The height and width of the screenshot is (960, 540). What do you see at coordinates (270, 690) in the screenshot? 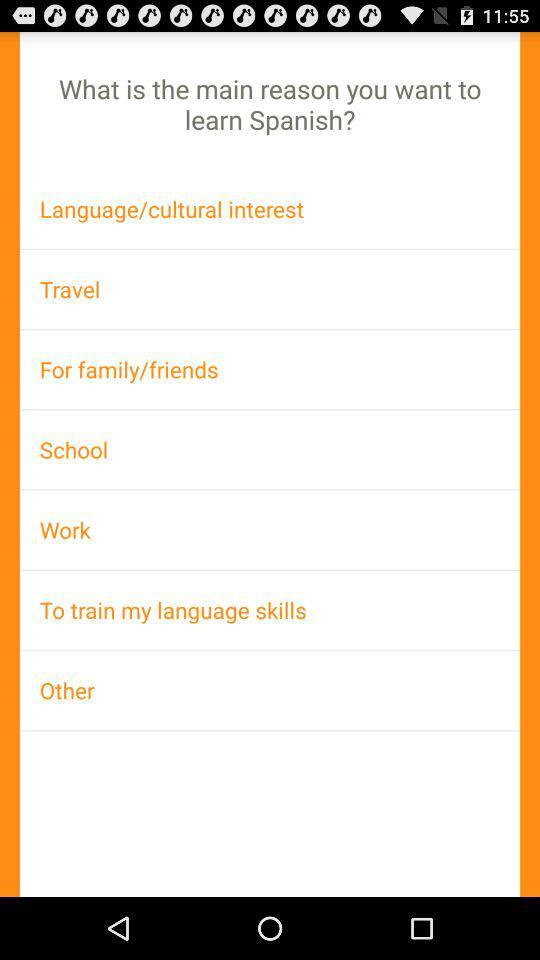
I see `other` at bounding box center [270, 690].